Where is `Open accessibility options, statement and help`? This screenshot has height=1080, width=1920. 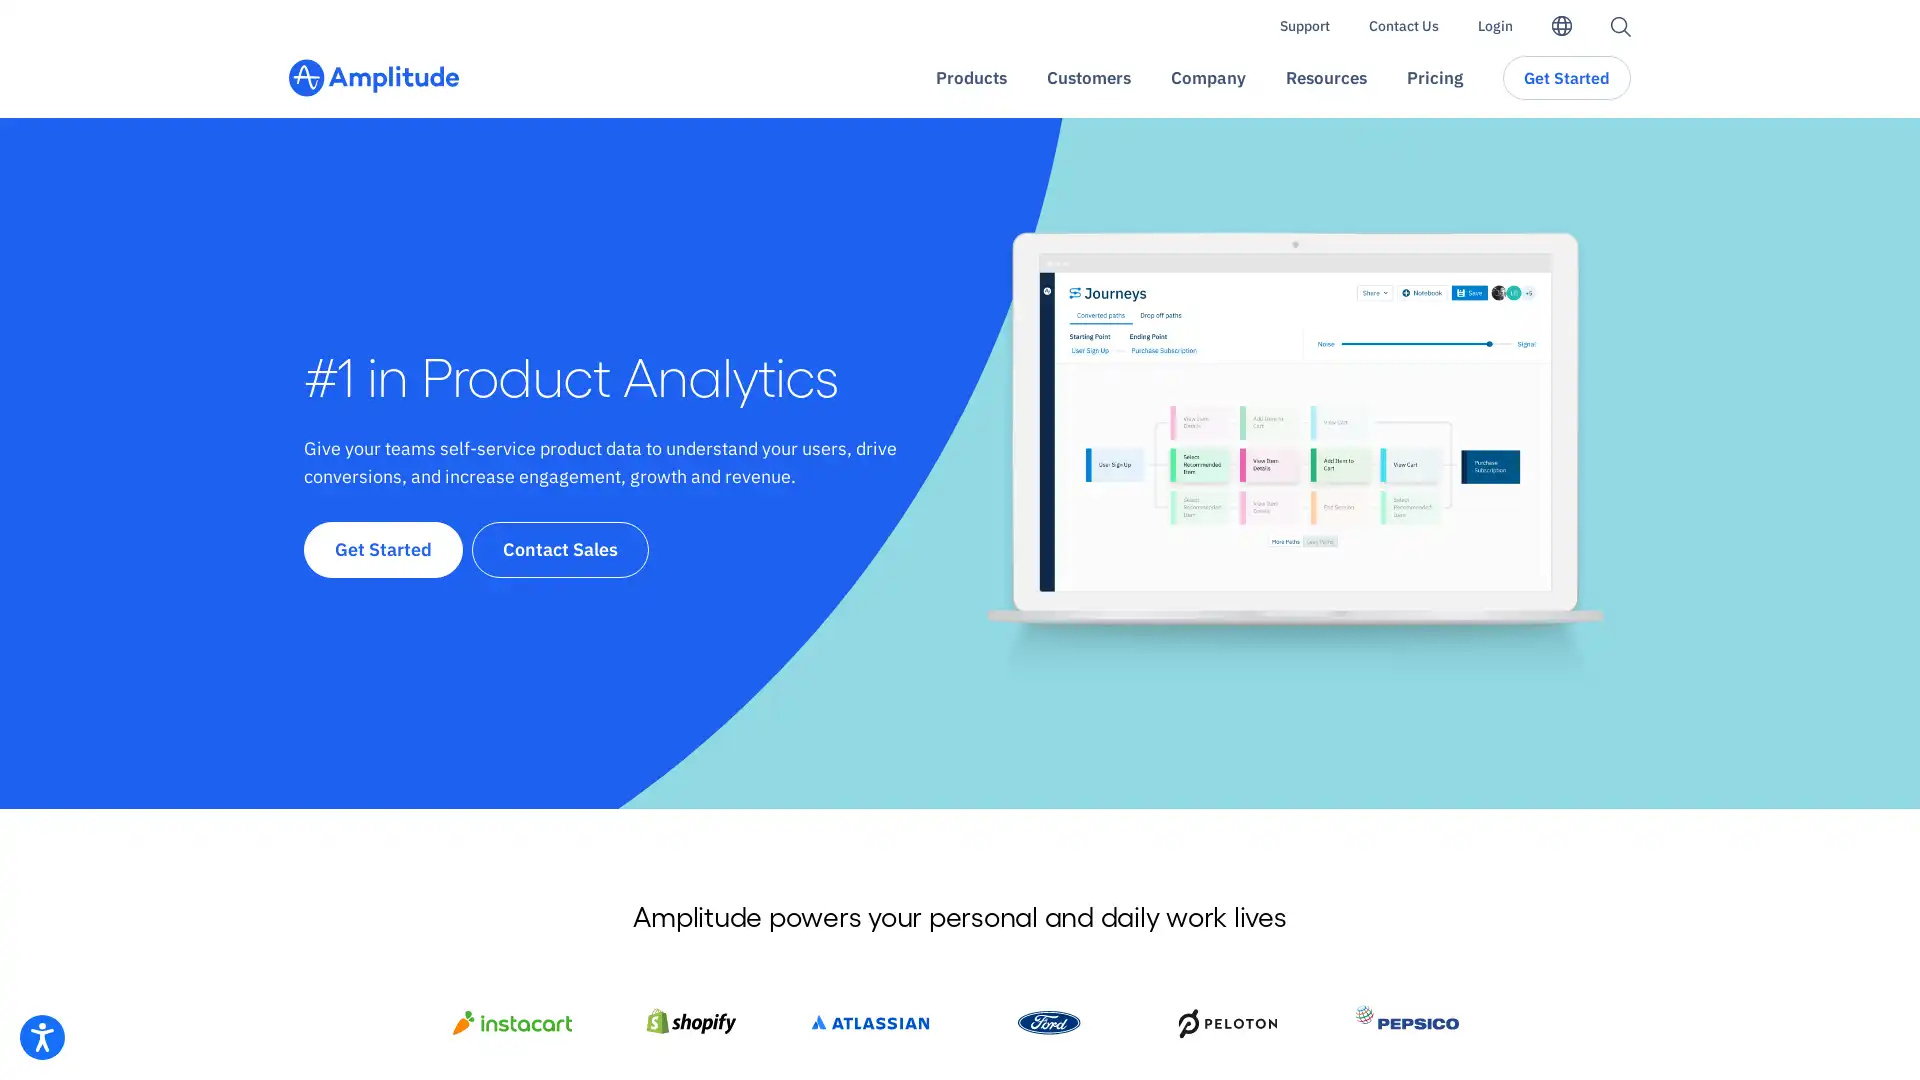
Open accessibility options, statement and help is located at coordinates (42, 1036).